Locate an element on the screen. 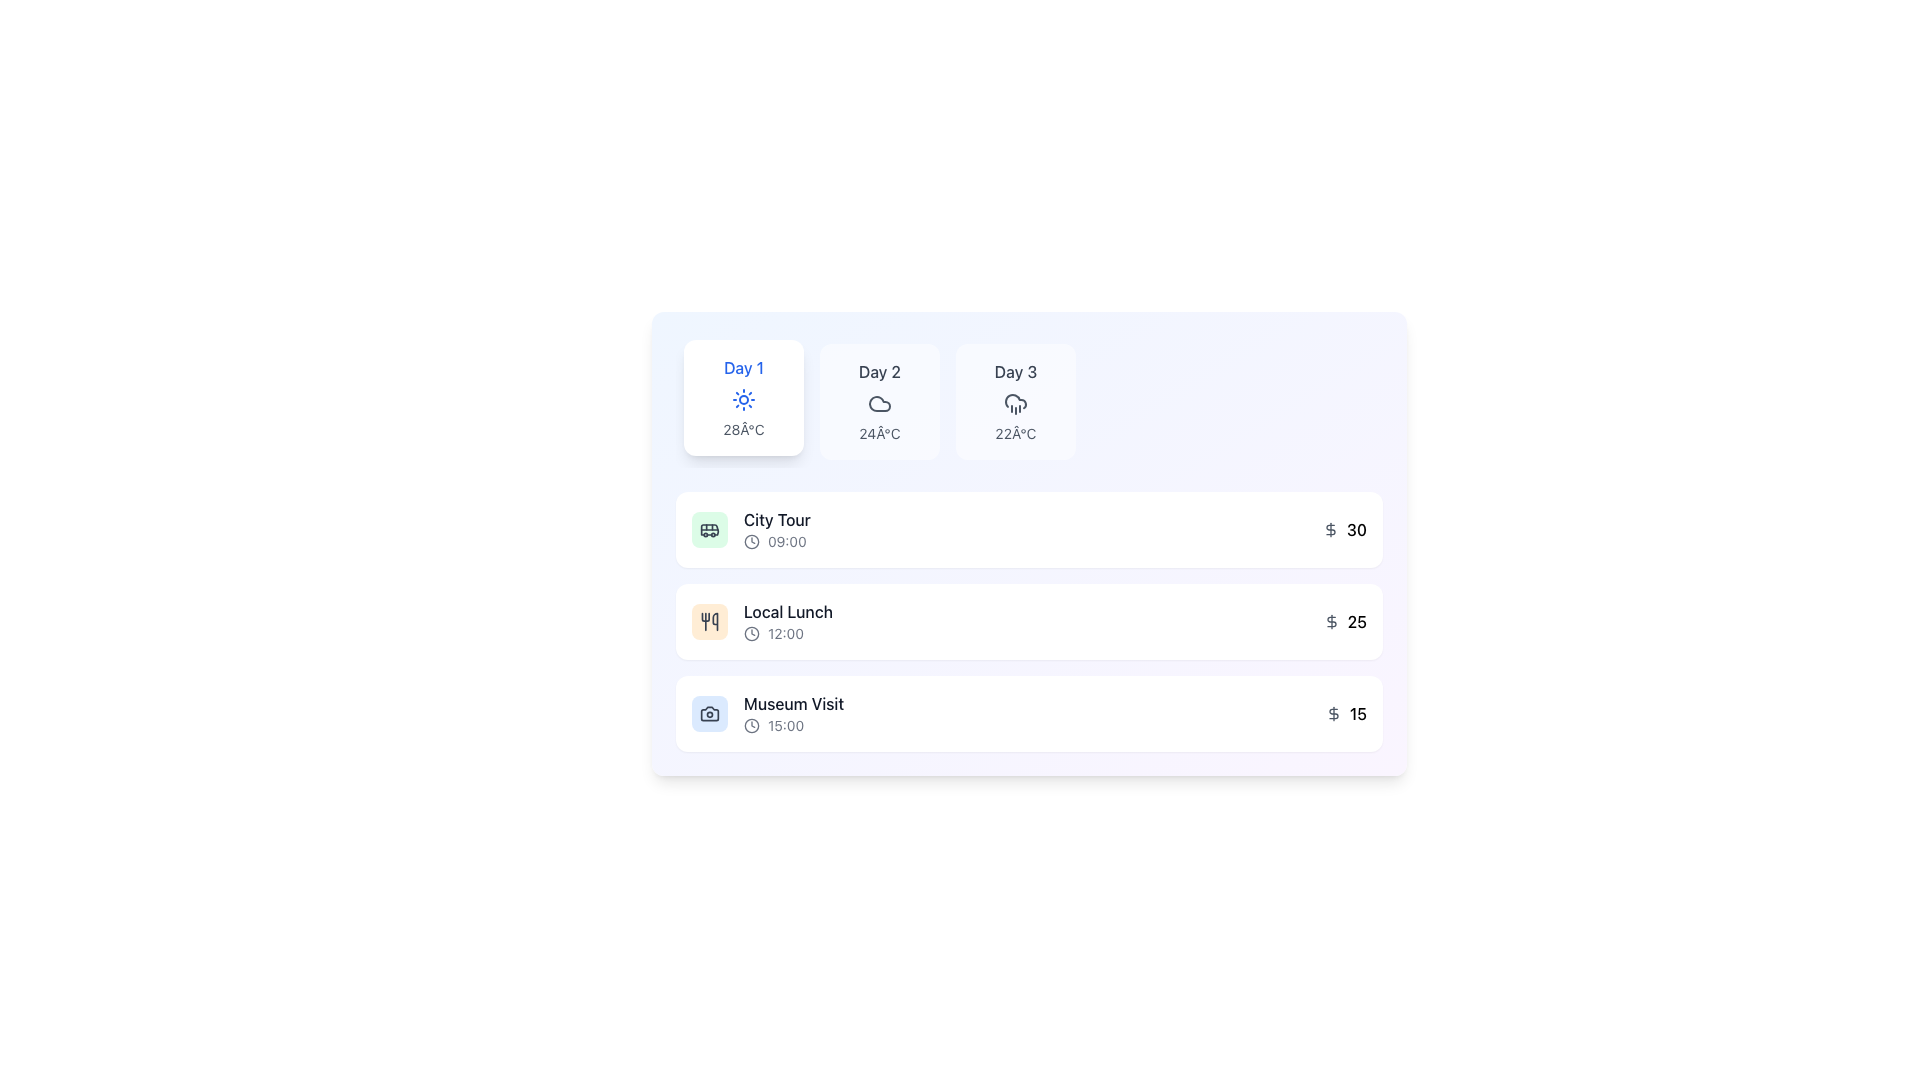 The image size is (1920, 1080). the Text display with an icon (price indicator) that shows the cost for the 'Local Lunch' event, located to the right of the 'Local Lunch' description is located at coordinates (1345, 620).